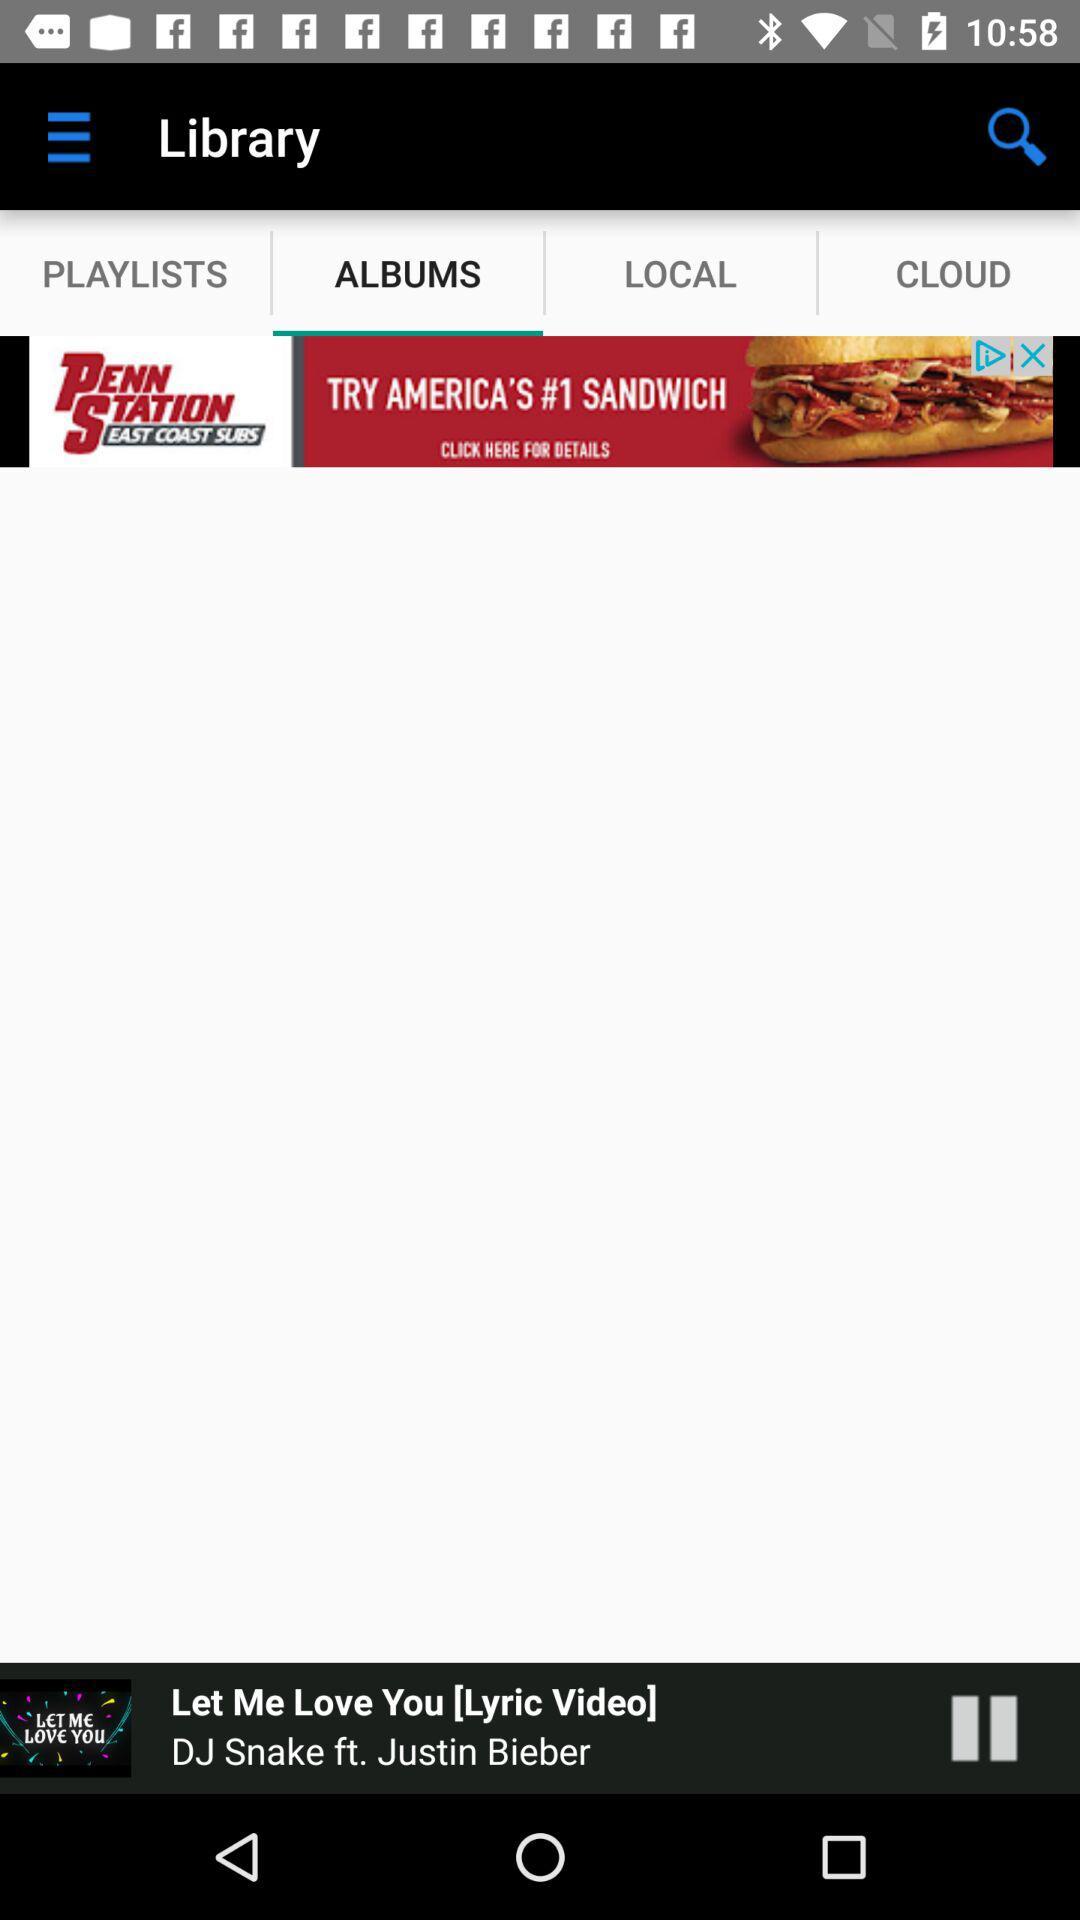 The height and width of the screenshot is (1920, 1080). What do you see at coordinates (1004, 1727) in the screenshot?
I see `pause button` at bounding box center [1004, 1727].